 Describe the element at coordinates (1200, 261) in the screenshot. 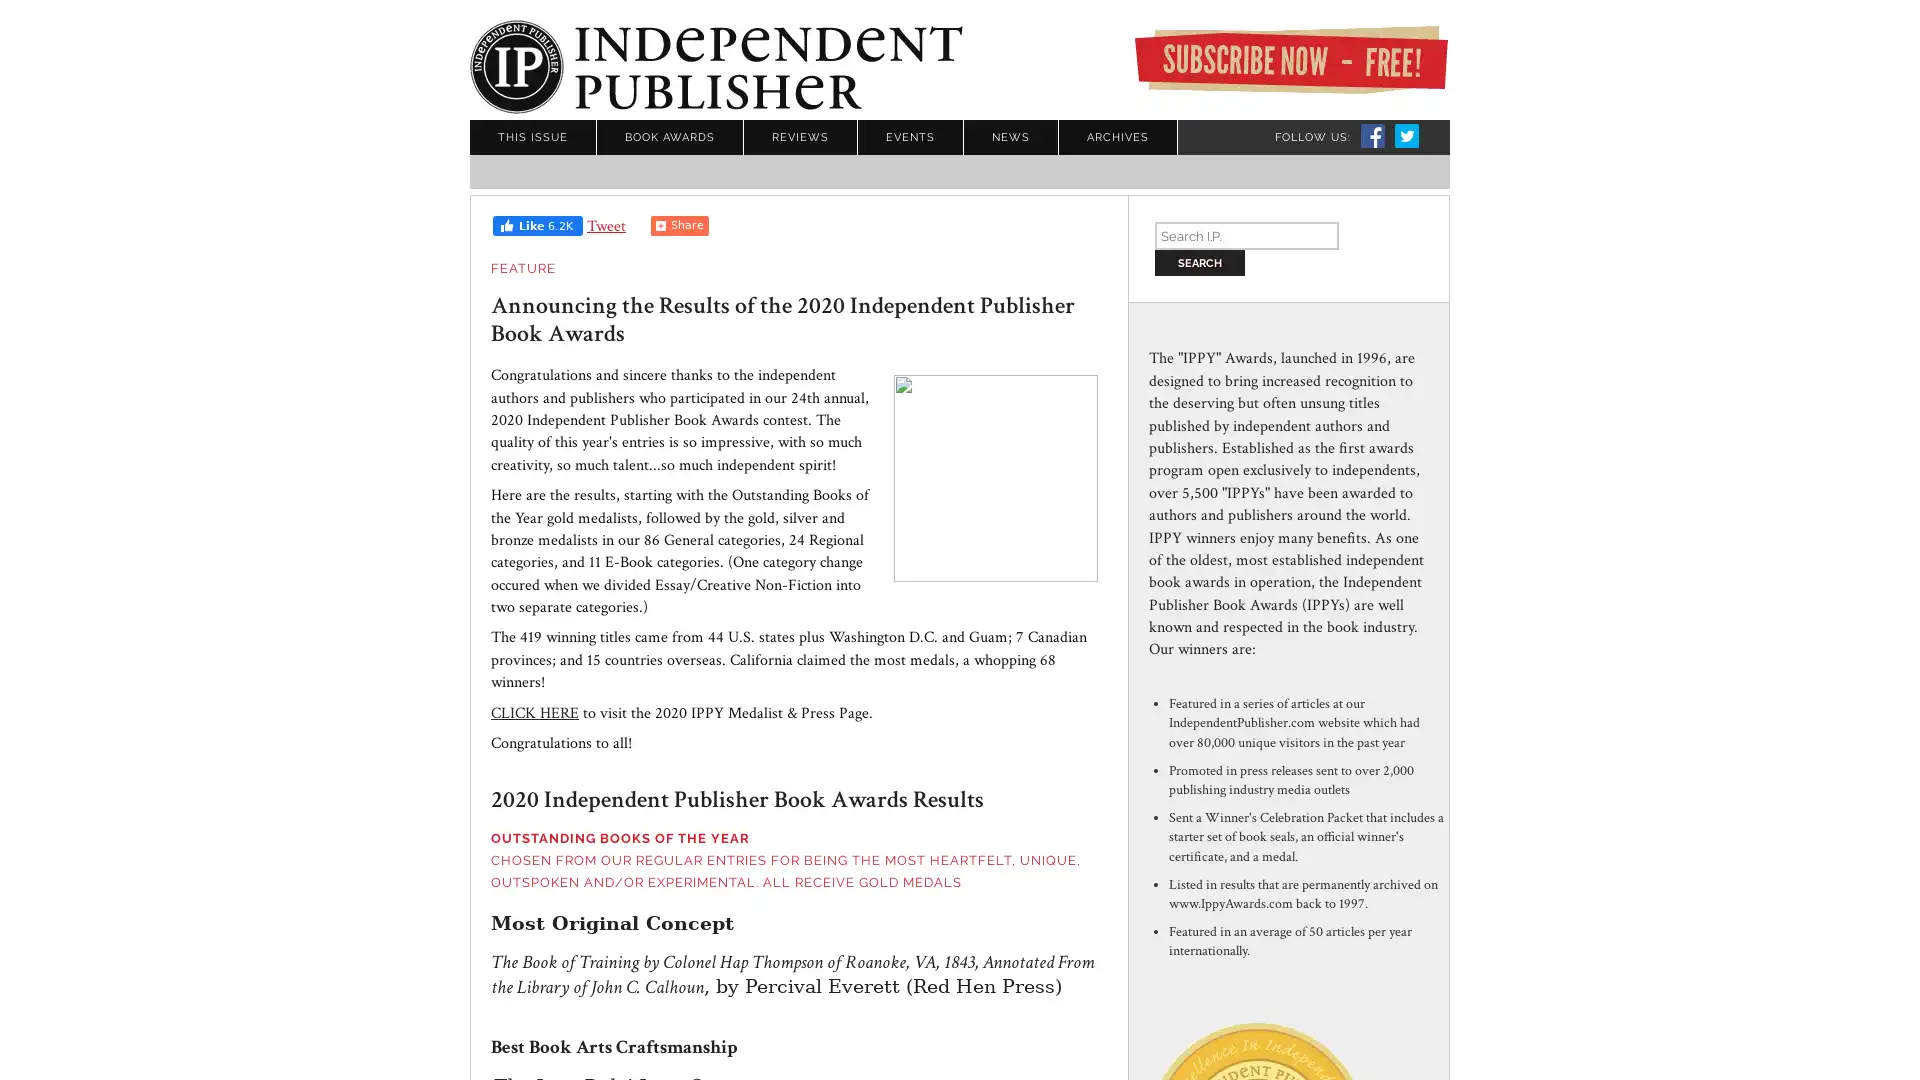

I see `Search` at that location.